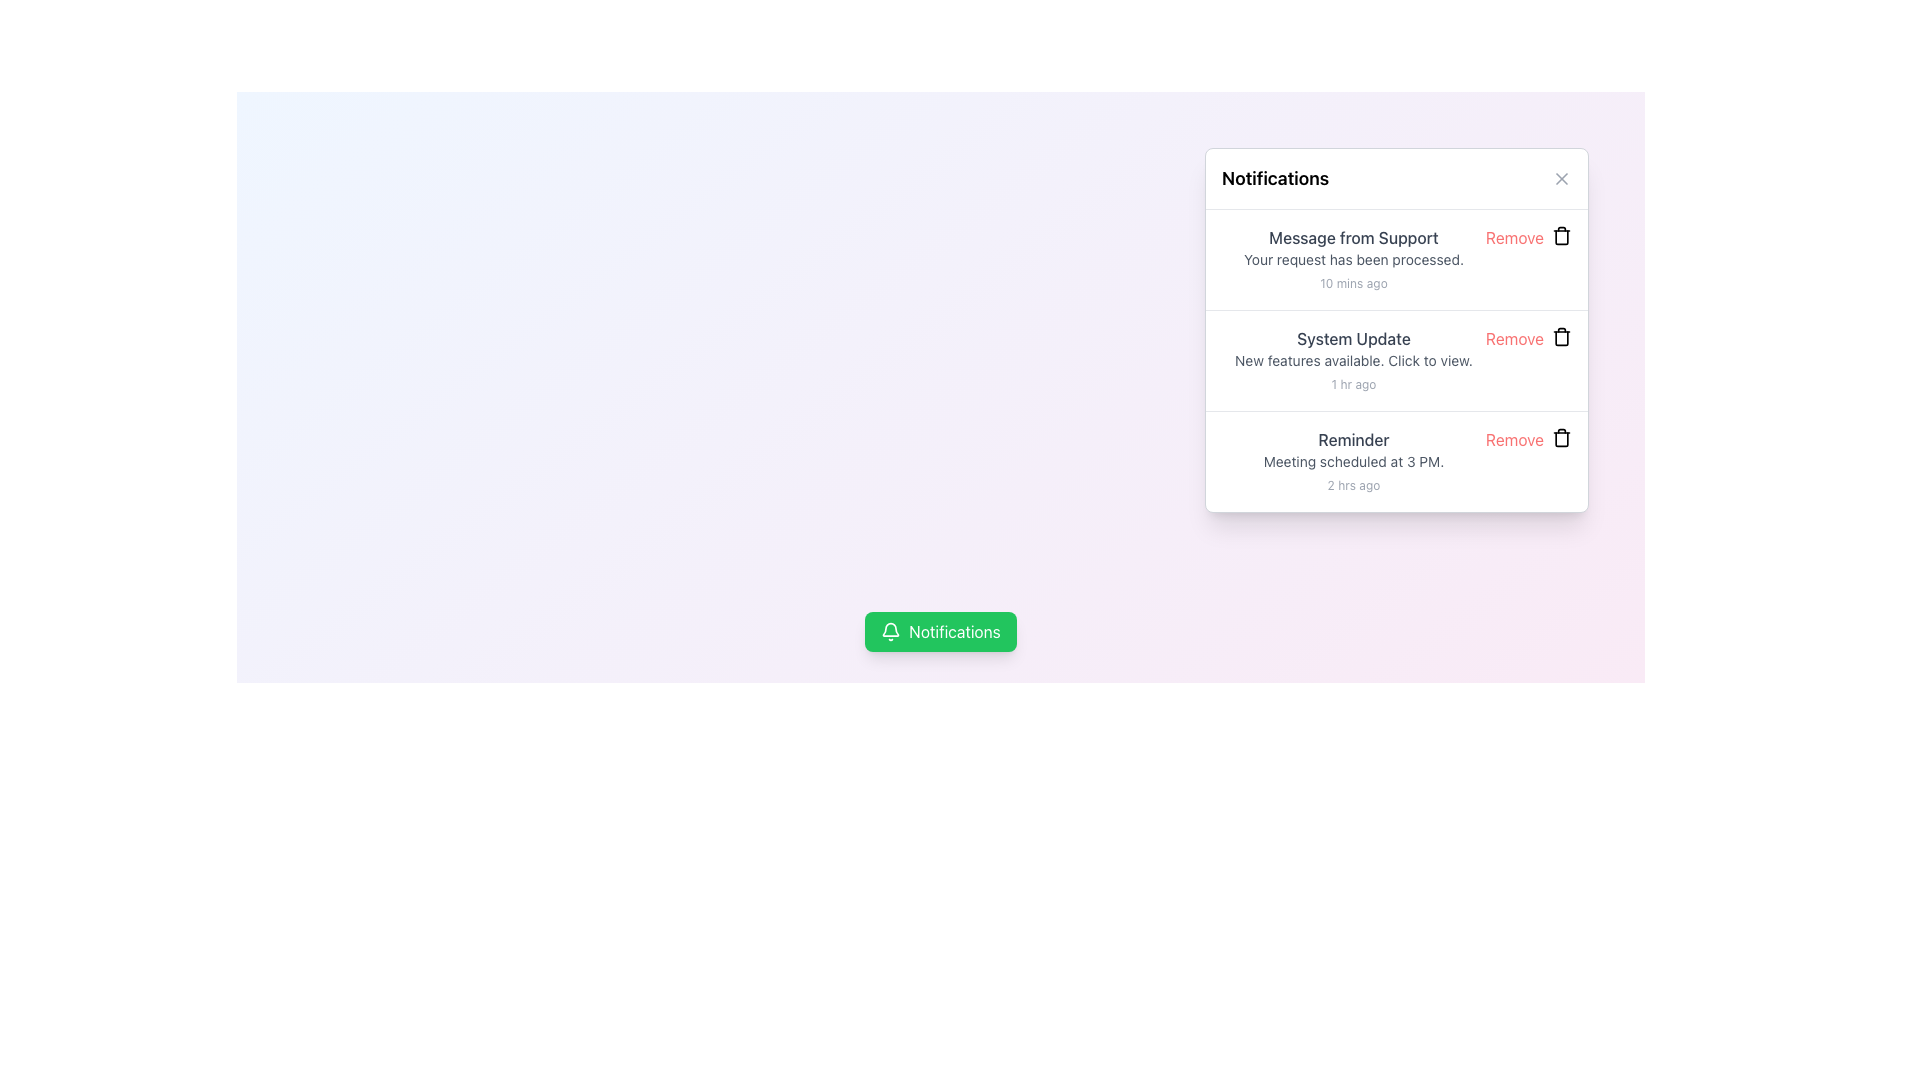 The height and width of the screenshot is (1080, 1920). Describe the element at coordinates (1274, 177) in the screenshot. I see `the 'Notifications' text label at the top-left corner of the notification panel` at that location.